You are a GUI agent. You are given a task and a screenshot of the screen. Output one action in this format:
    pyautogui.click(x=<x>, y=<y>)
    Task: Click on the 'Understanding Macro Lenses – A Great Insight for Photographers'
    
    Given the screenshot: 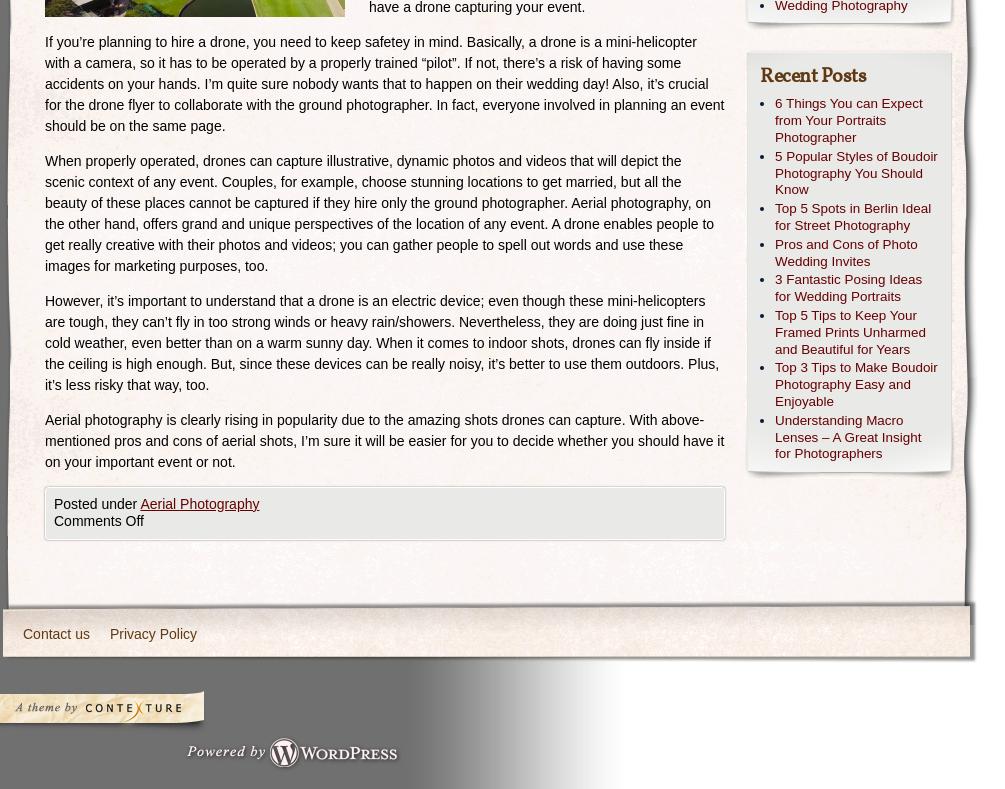 What is the action you would take?
    pyautogui.click(x=847, y=436)
    